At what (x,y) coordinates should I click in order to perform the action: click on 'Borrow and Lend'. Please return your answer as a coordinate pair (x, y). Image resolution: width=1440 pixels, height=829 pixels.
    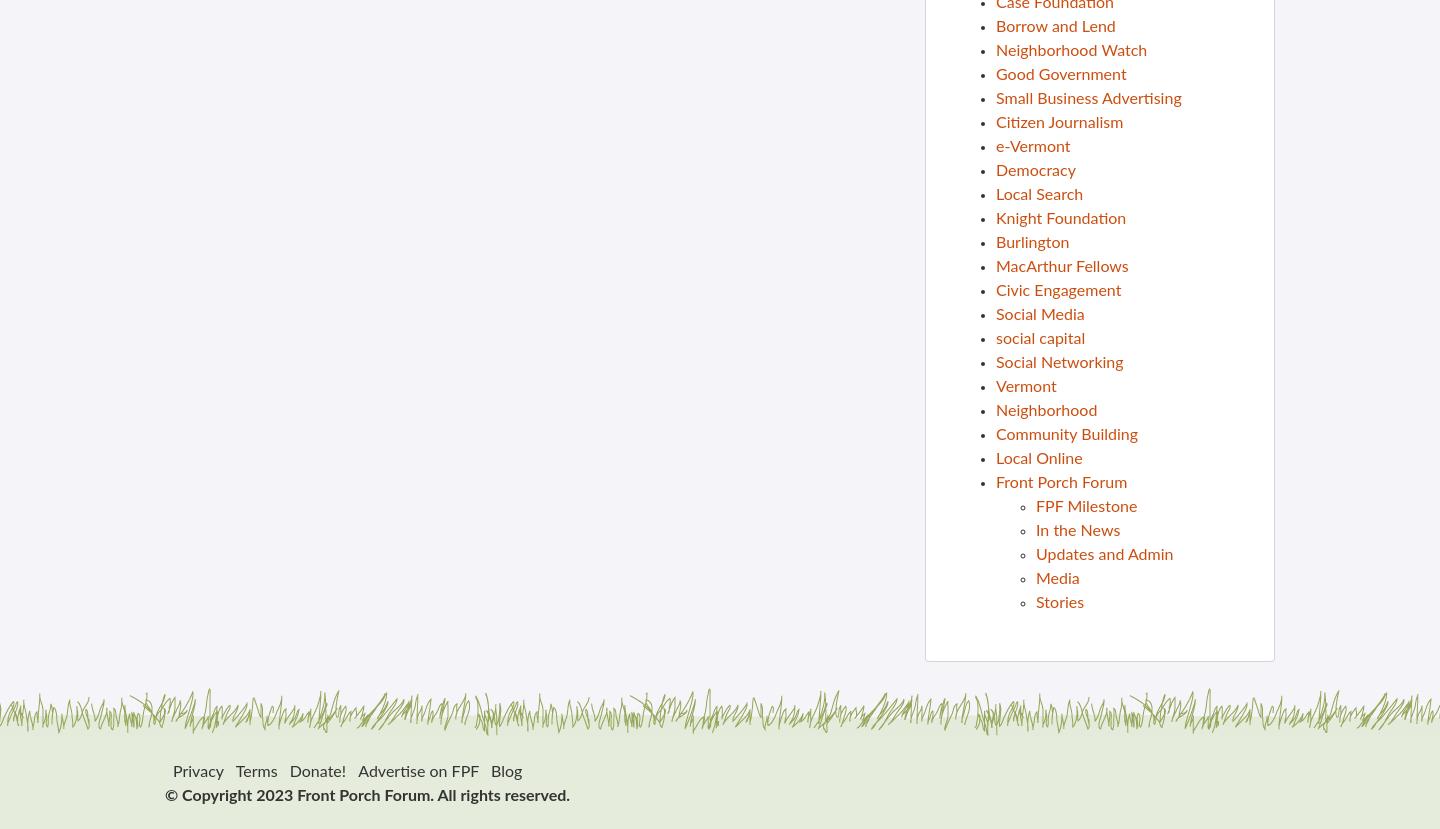
    Looking at the image, I should click on (995, 26).